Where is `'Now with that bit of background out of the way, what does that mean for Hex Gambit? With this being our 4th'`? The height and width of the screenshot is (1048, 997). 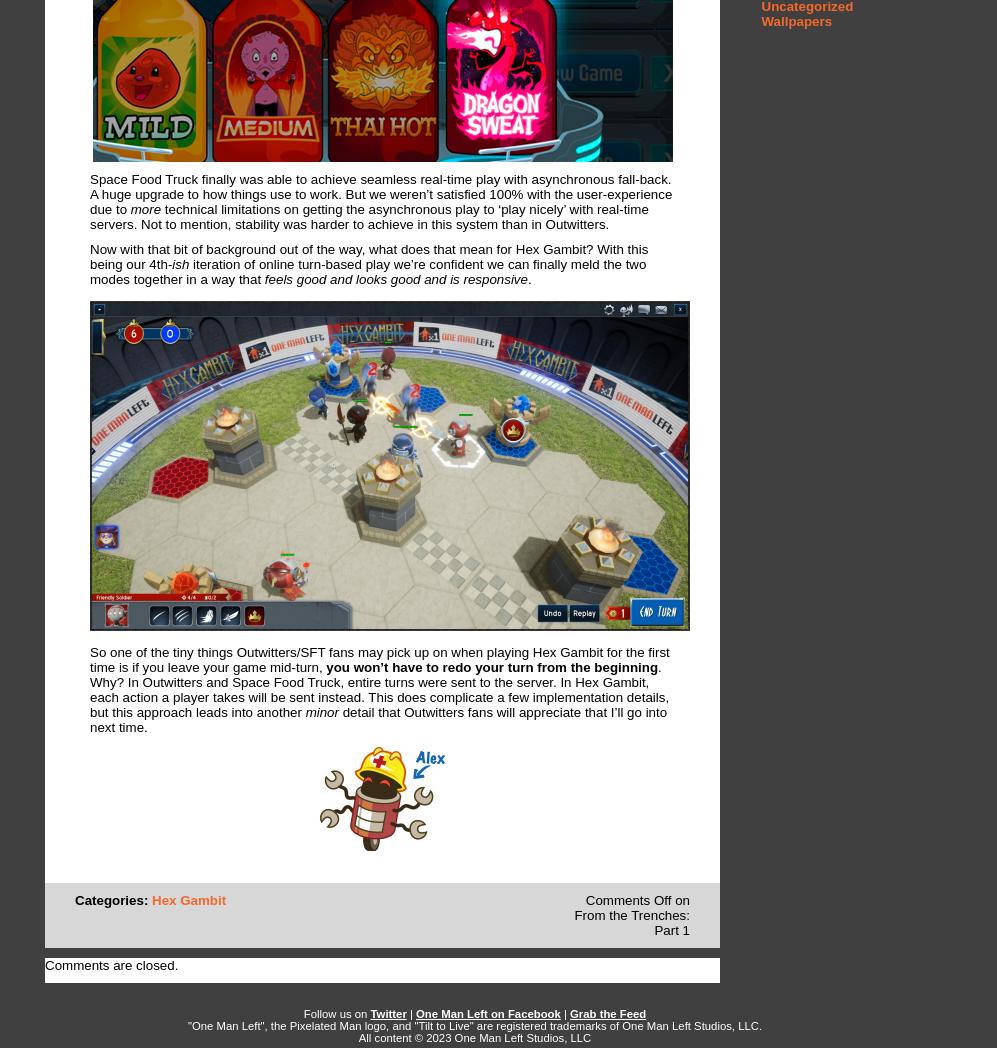 'Now with that bit of background out of the way, what does that mean for Hex Gambit? With this being our 4th' is located at coordinates (89, 256).